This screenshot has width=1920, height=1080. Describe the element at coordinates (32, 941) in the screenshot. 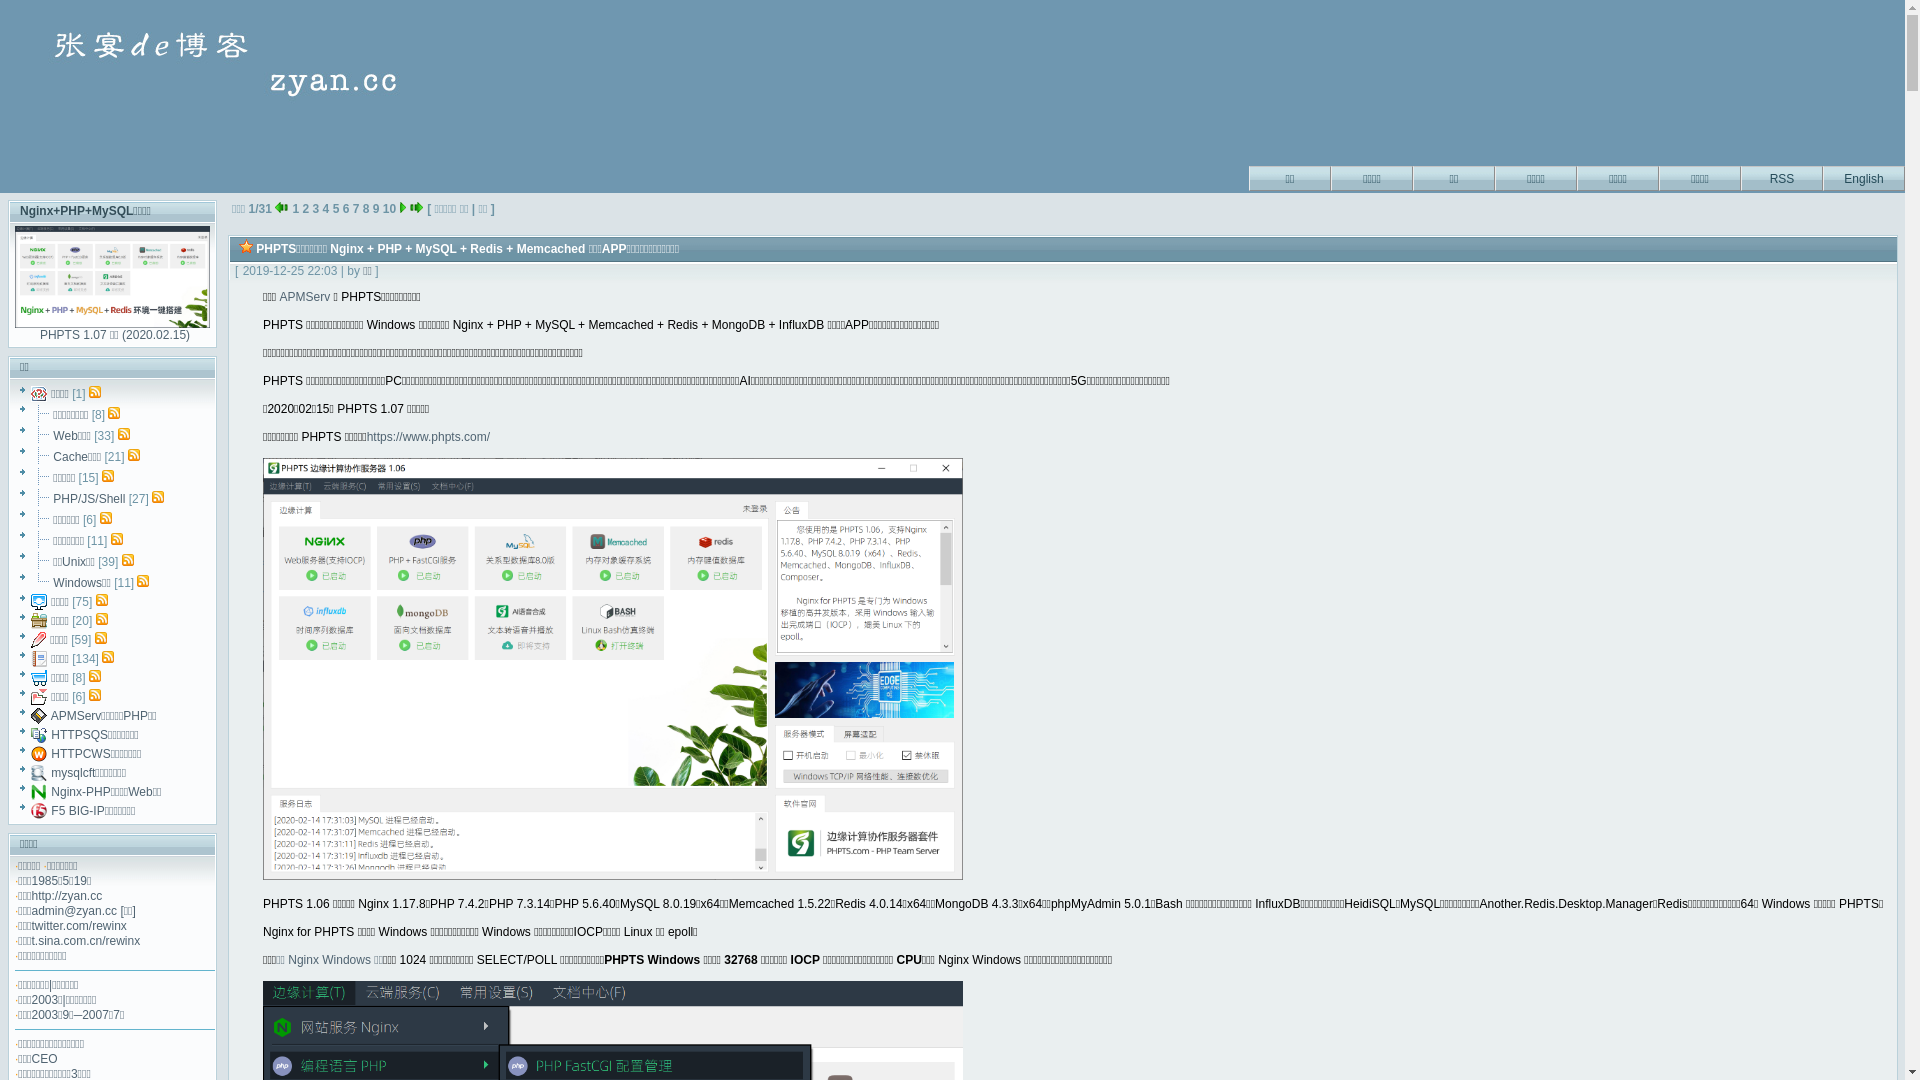

I see `'t.sina.com.cn/rewinx'` at that location.